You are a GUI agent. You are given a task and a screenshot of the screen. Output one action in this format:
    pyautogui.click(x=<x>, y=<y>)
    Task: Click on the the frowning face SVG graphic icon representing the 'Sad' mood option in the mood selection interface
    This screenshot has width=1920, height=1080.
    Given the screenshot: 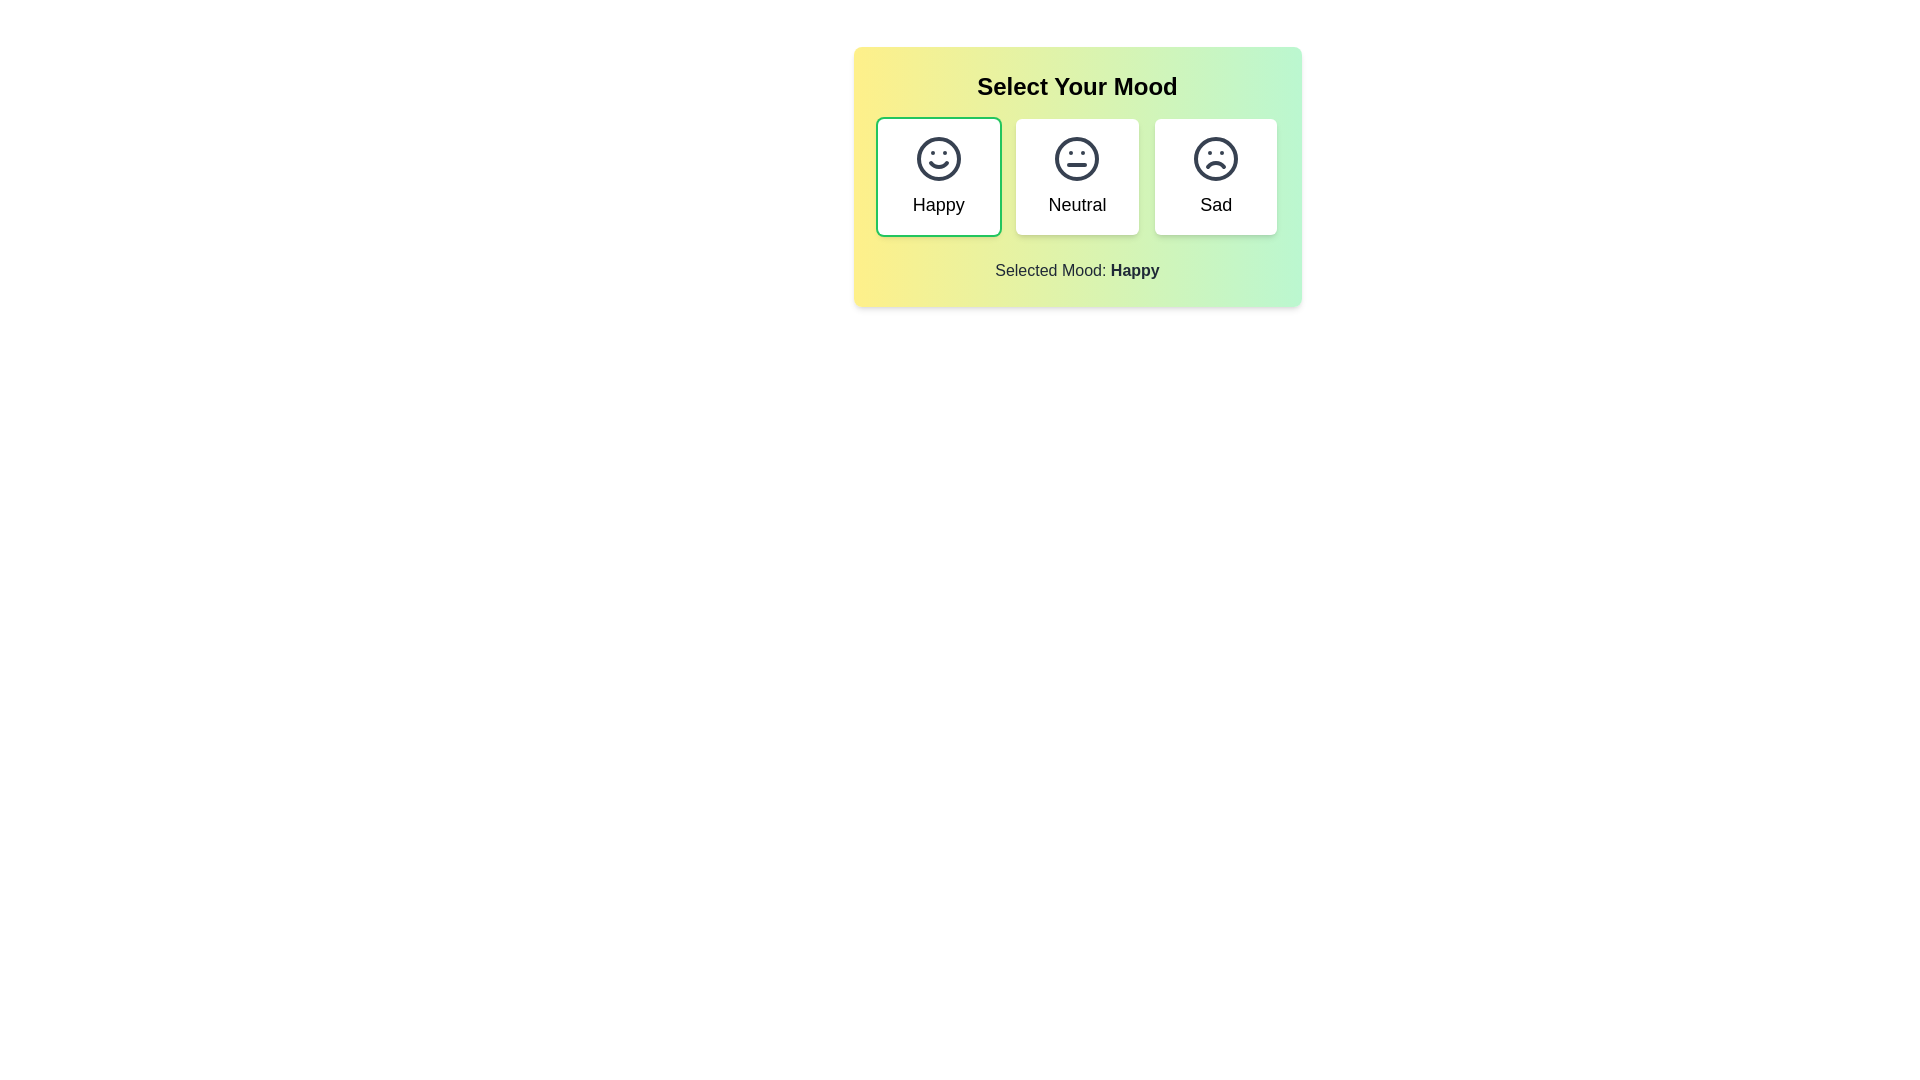 What is the action you would take?
    pyautogui.click(x=1215, y=157)
    